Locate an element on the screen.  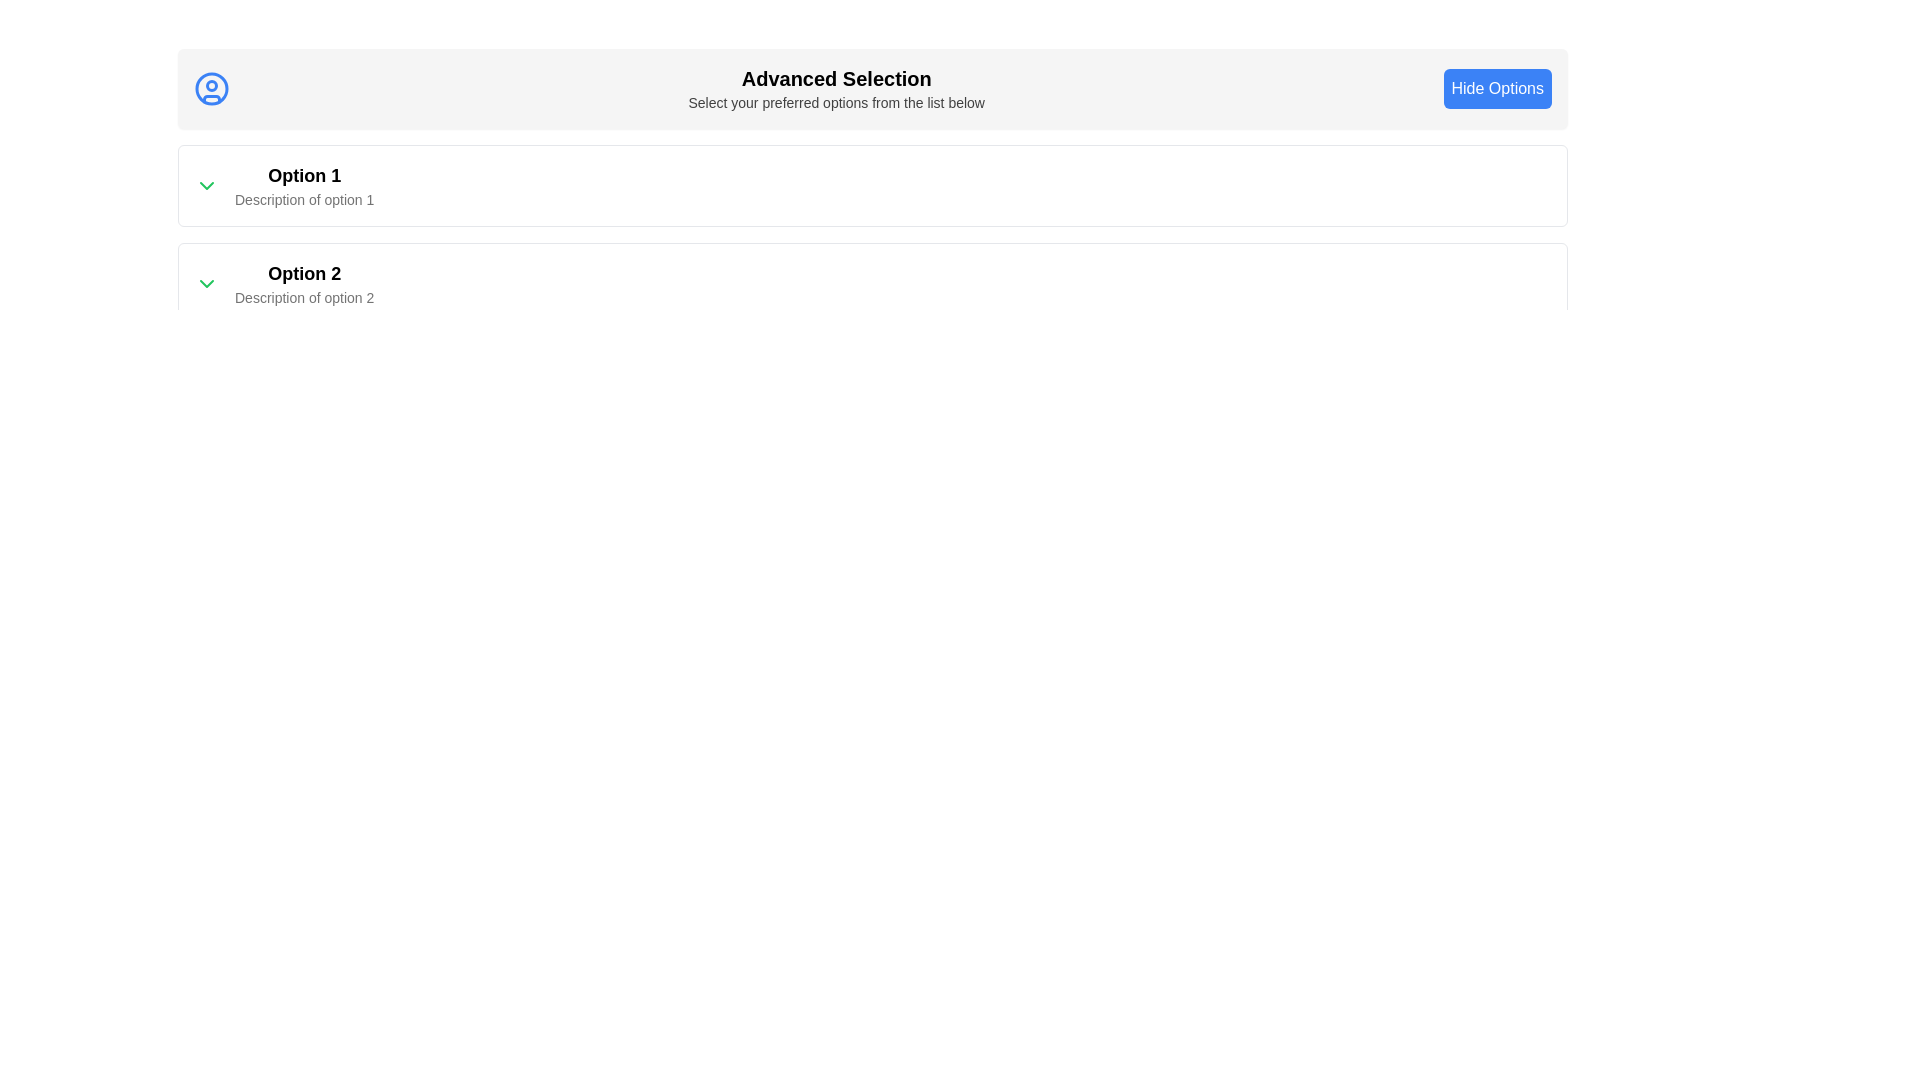
the static informational text area titled 'Advanced Selection' with the subtitle 'Select your preferred options from the list below' is located at coordinates (836, 87).